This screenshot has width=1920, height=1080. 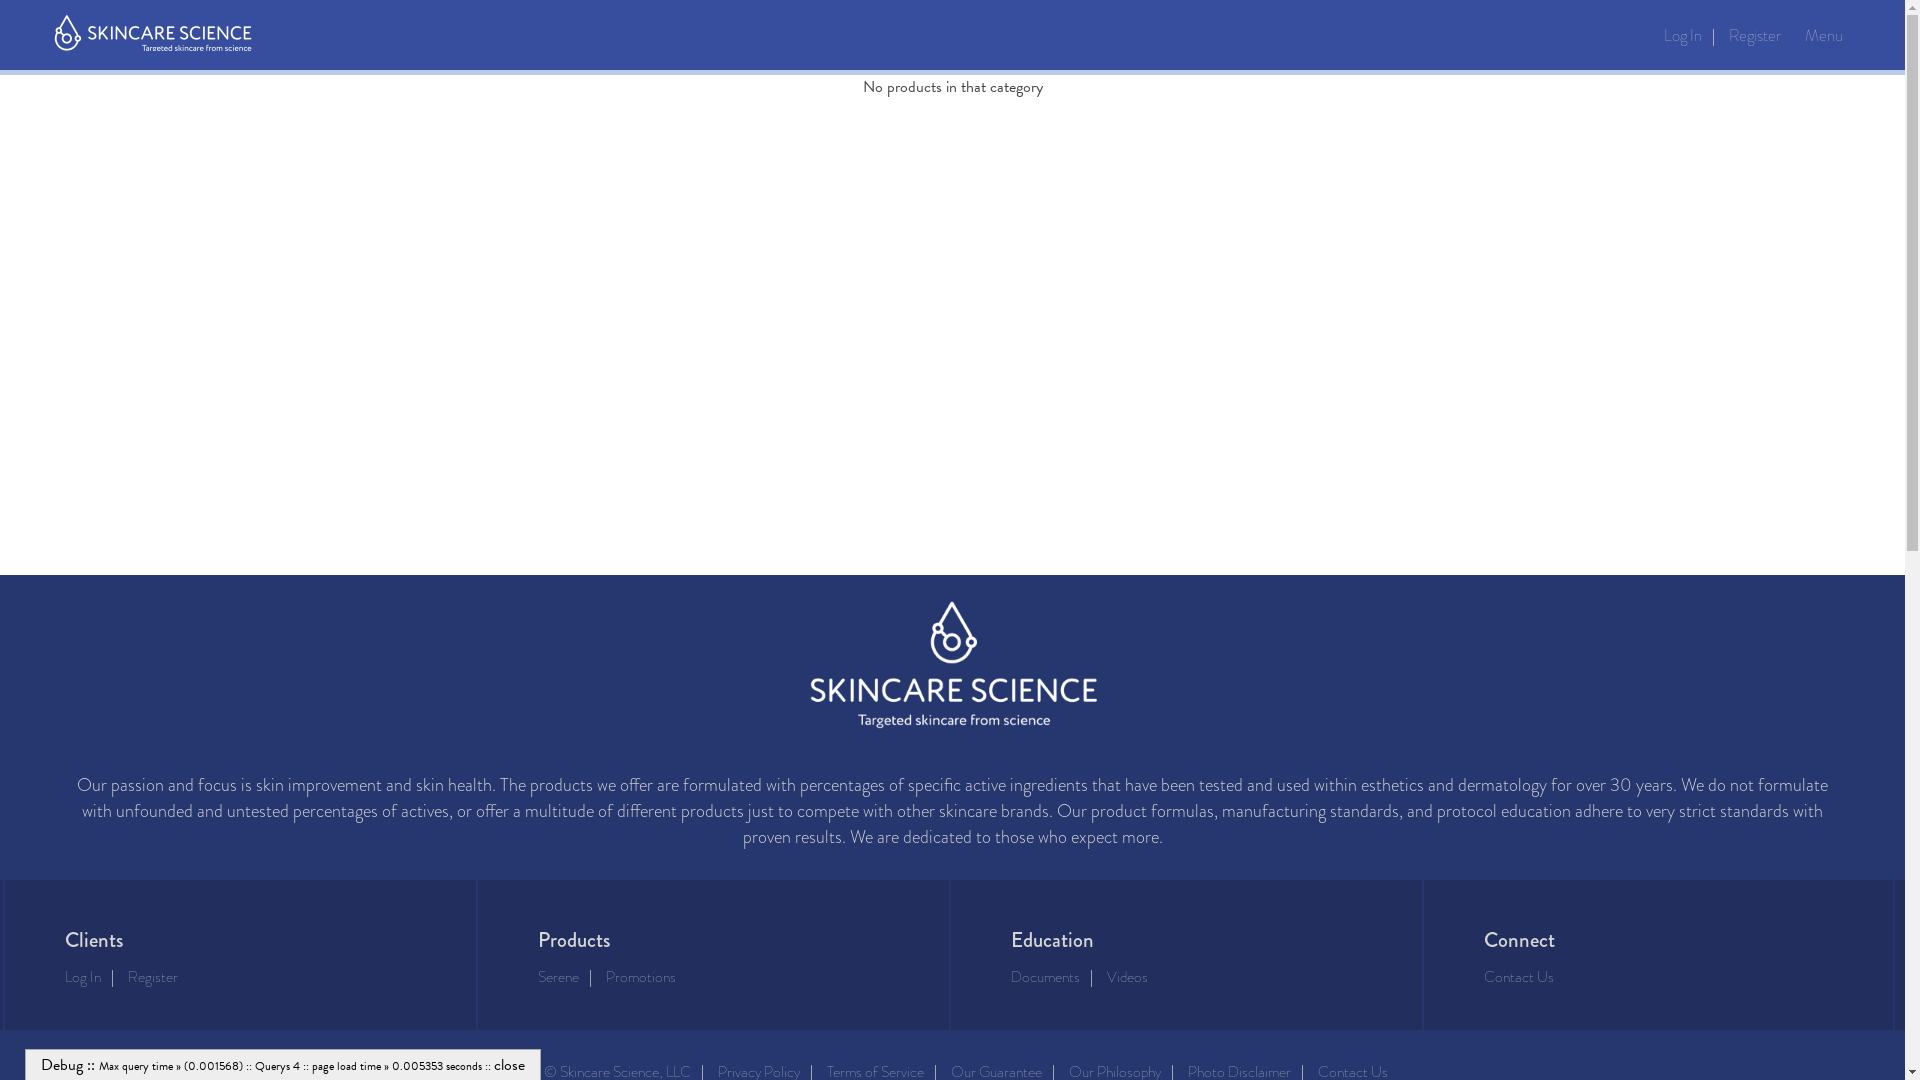 What do you see at coordinates (604, 975) in the screenshot?
I see `'Promotions'` at bounding box center [604, 975].